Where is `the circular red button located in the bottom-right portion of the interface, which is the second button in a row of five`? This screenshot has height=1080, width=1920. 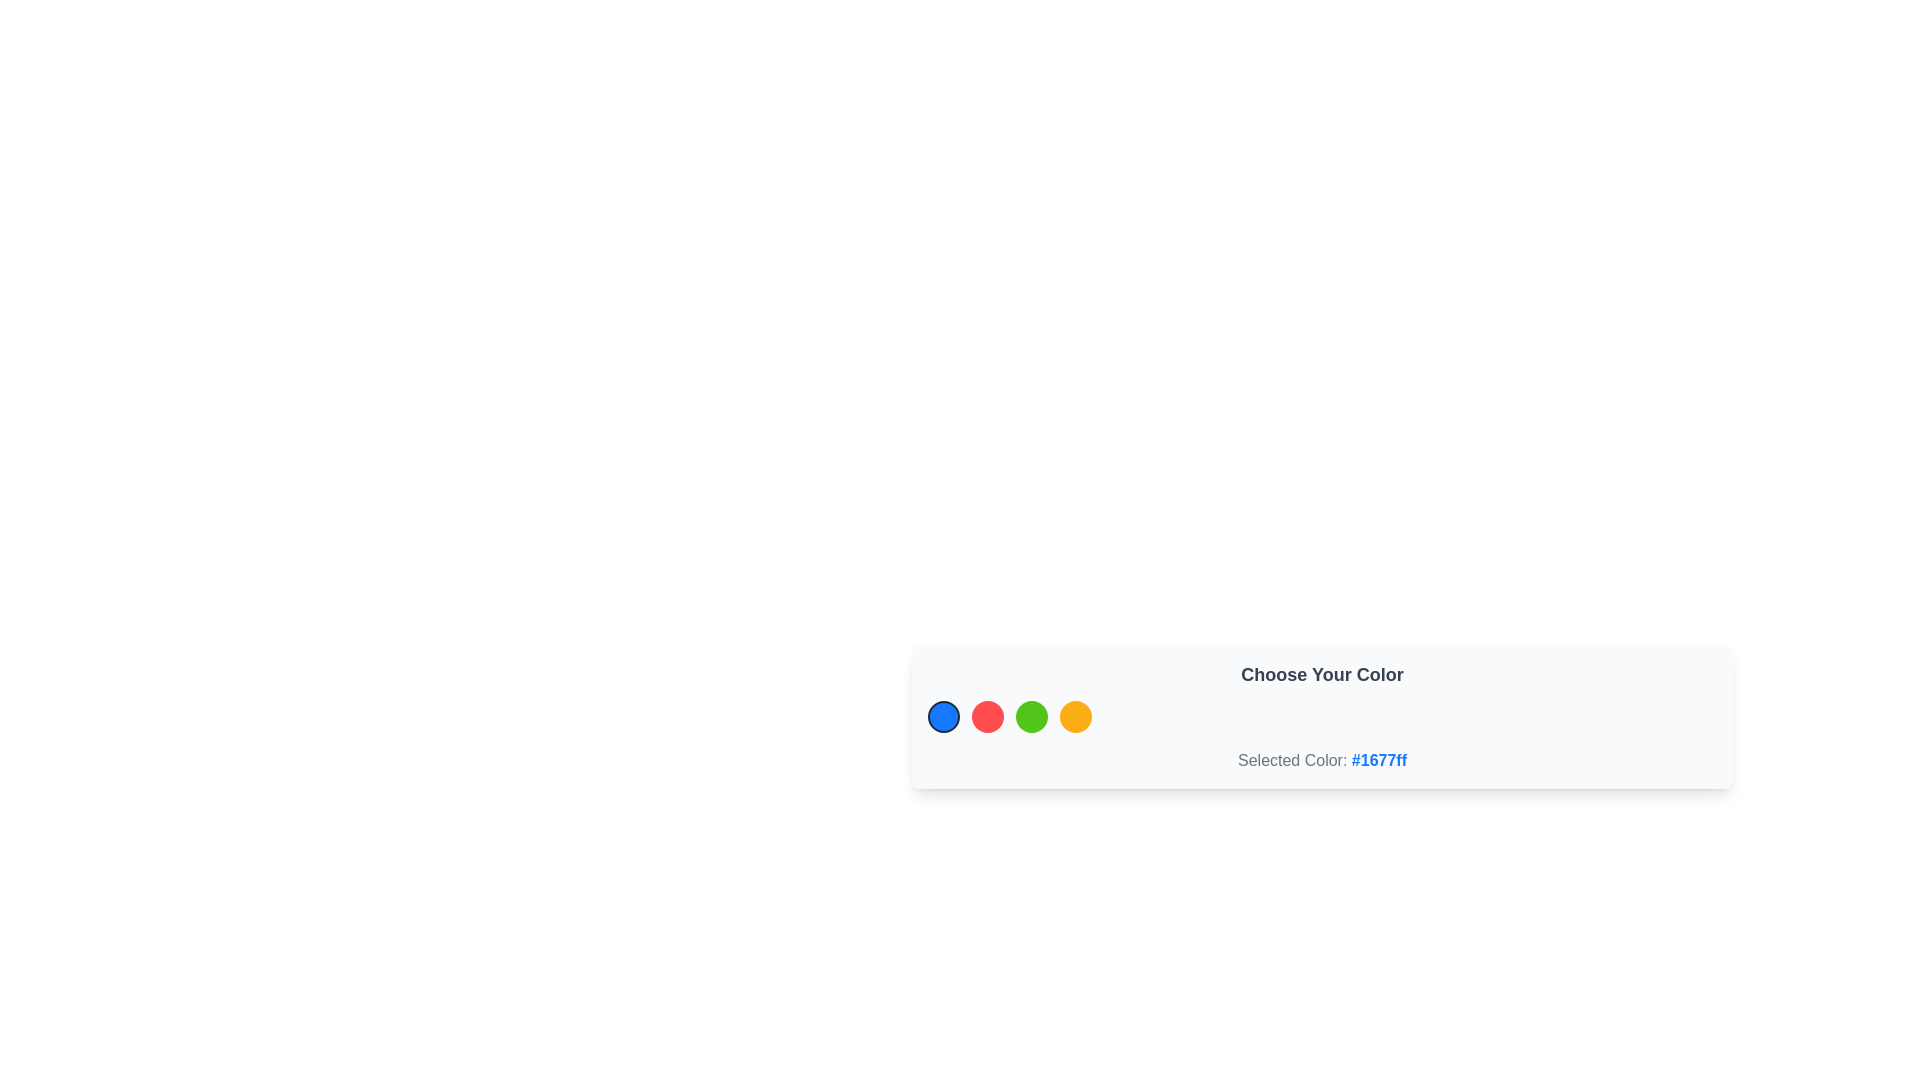 the circular red button located in the bottom-right portion of the interface, which is the second button in a row of five is located at coordinates (988, 716).